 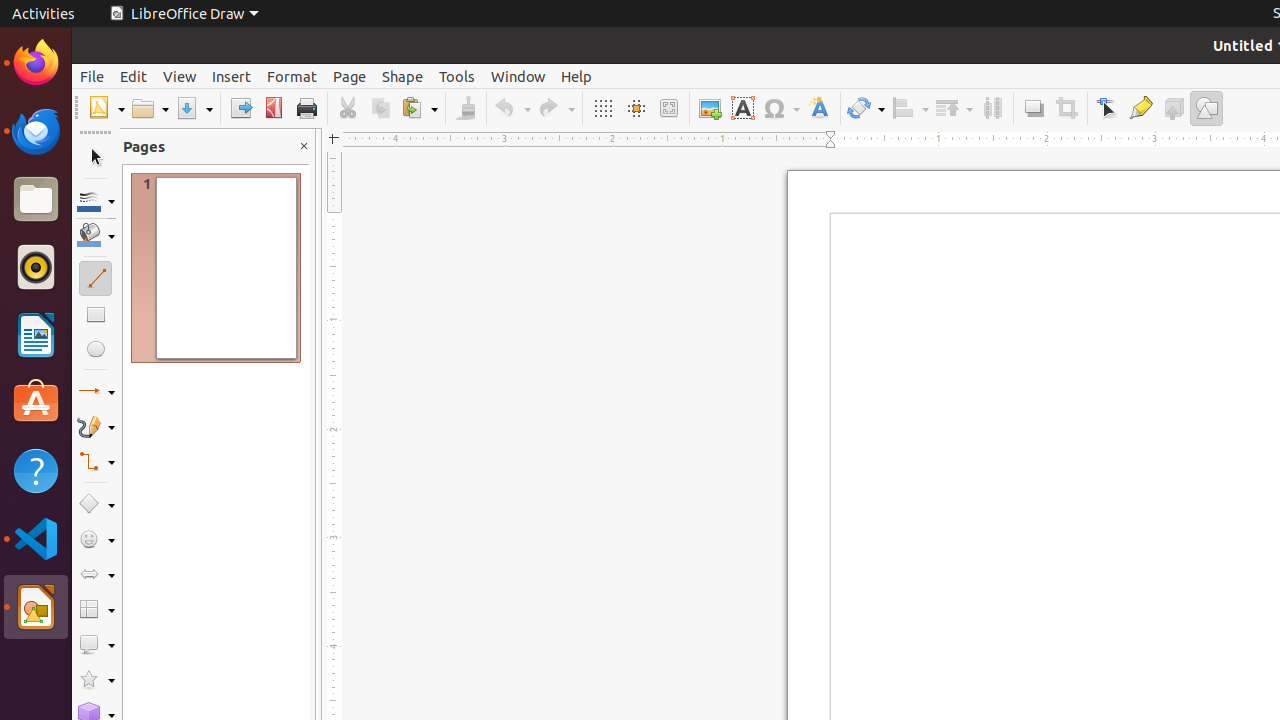 I want to click on 'Rhythmbox', so click(x=35, y=265).